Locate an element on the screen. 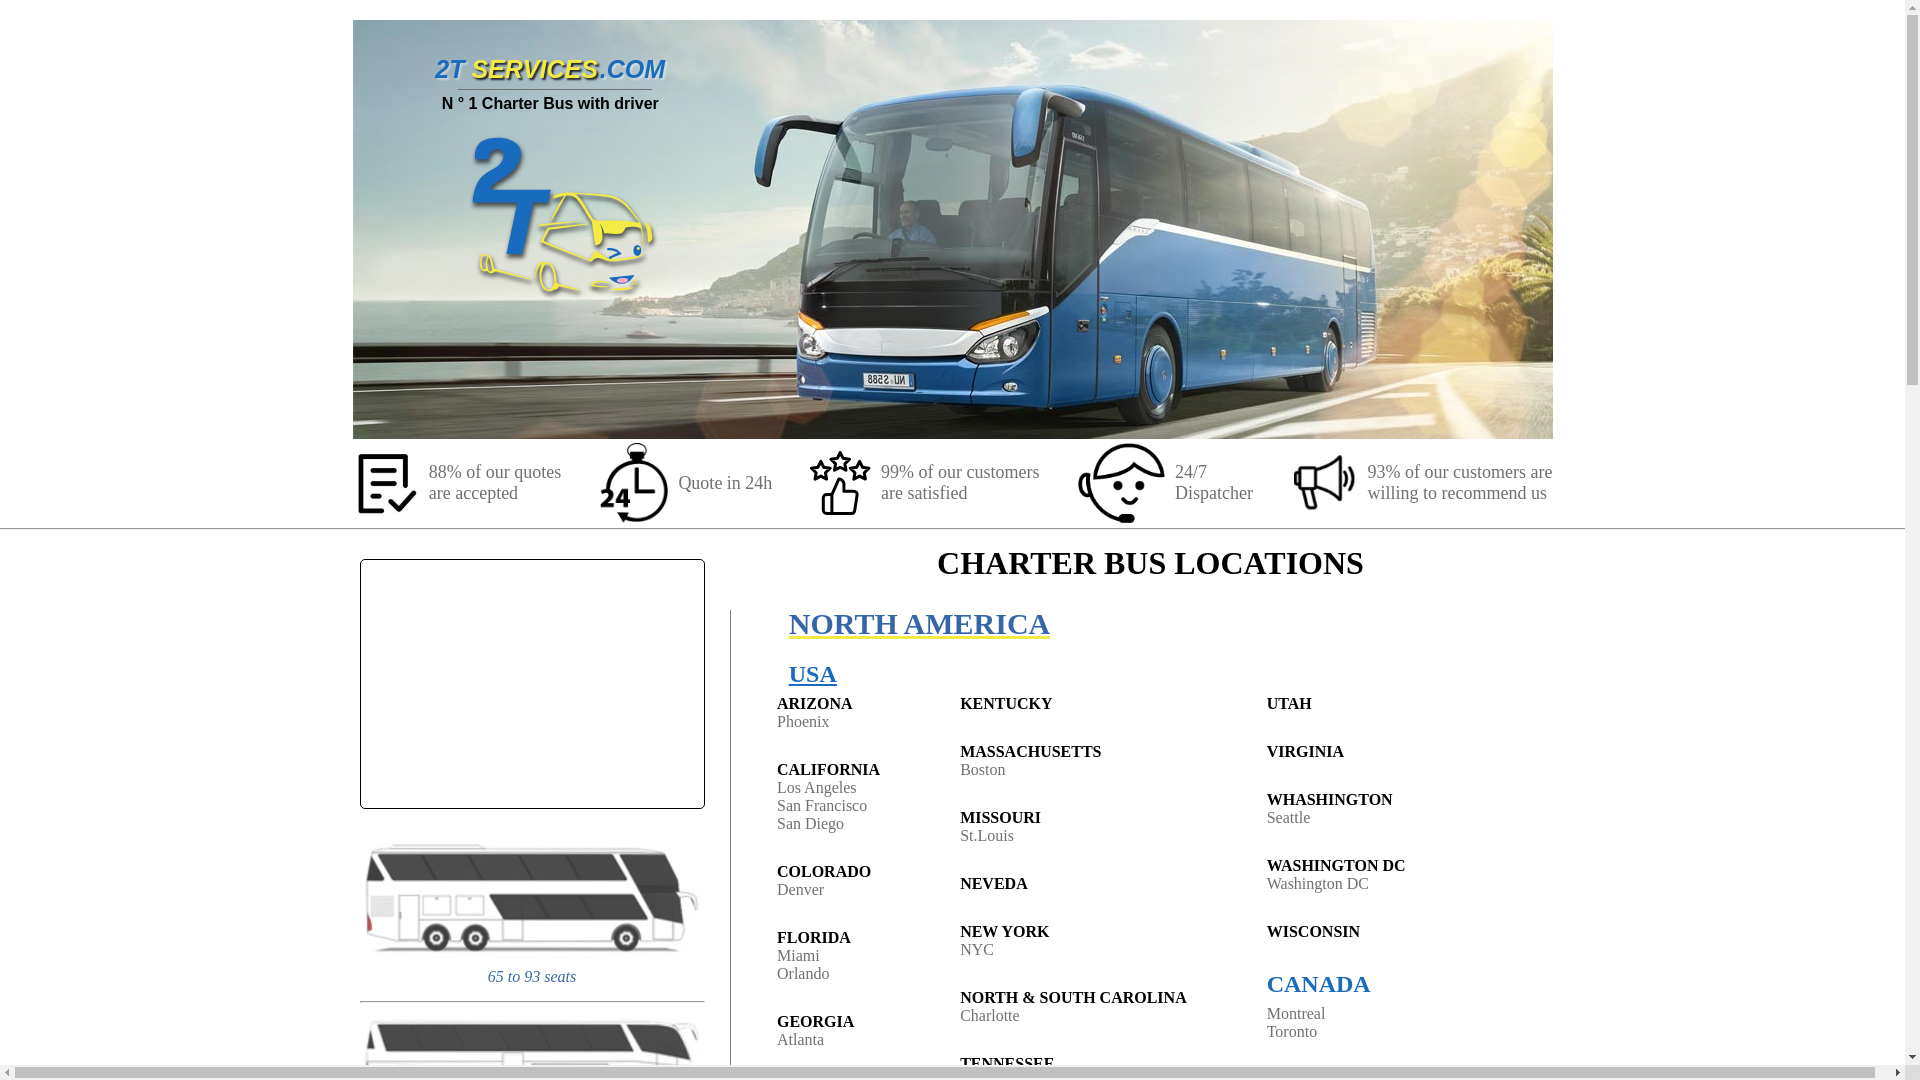 This screenshot has height=1080, width=1920. 'WHASHINGTON' is located at coordinates (1329, 798).